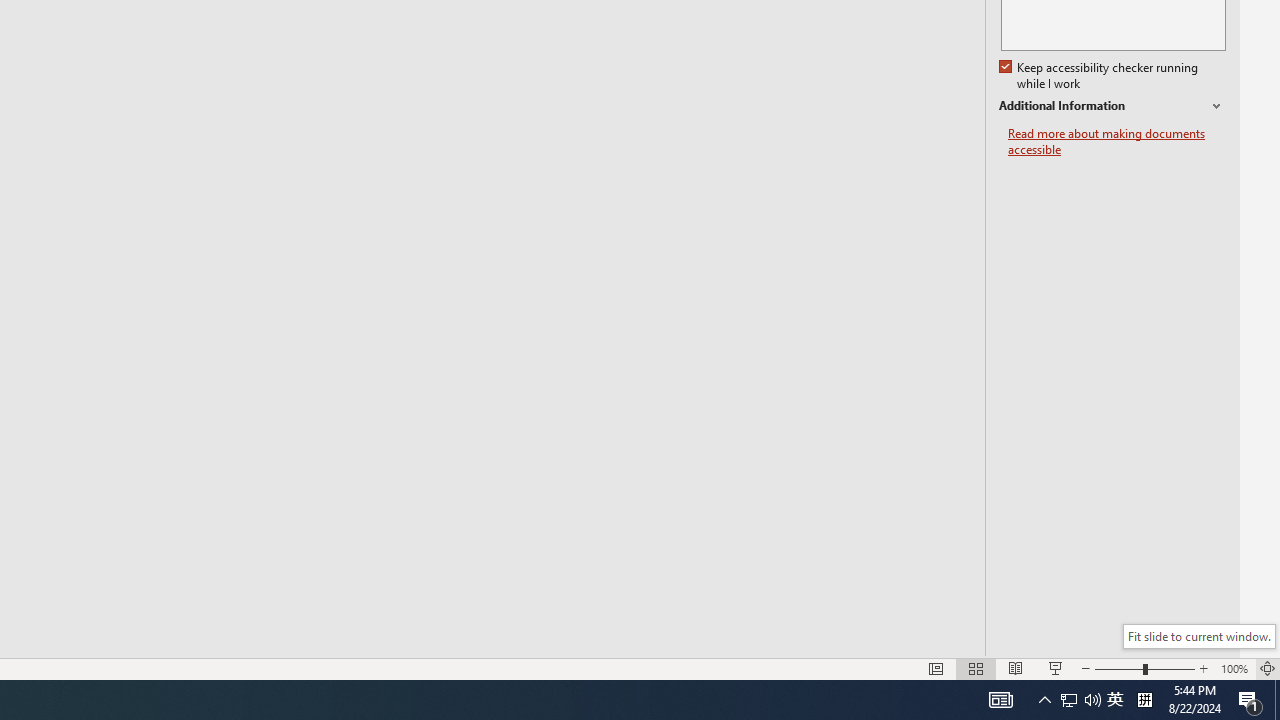 This screenshot has height=720, width=1280. Describe the element at coordinates (1117, 669) in the screenshot. I see `'Zoom Out'` at that location.